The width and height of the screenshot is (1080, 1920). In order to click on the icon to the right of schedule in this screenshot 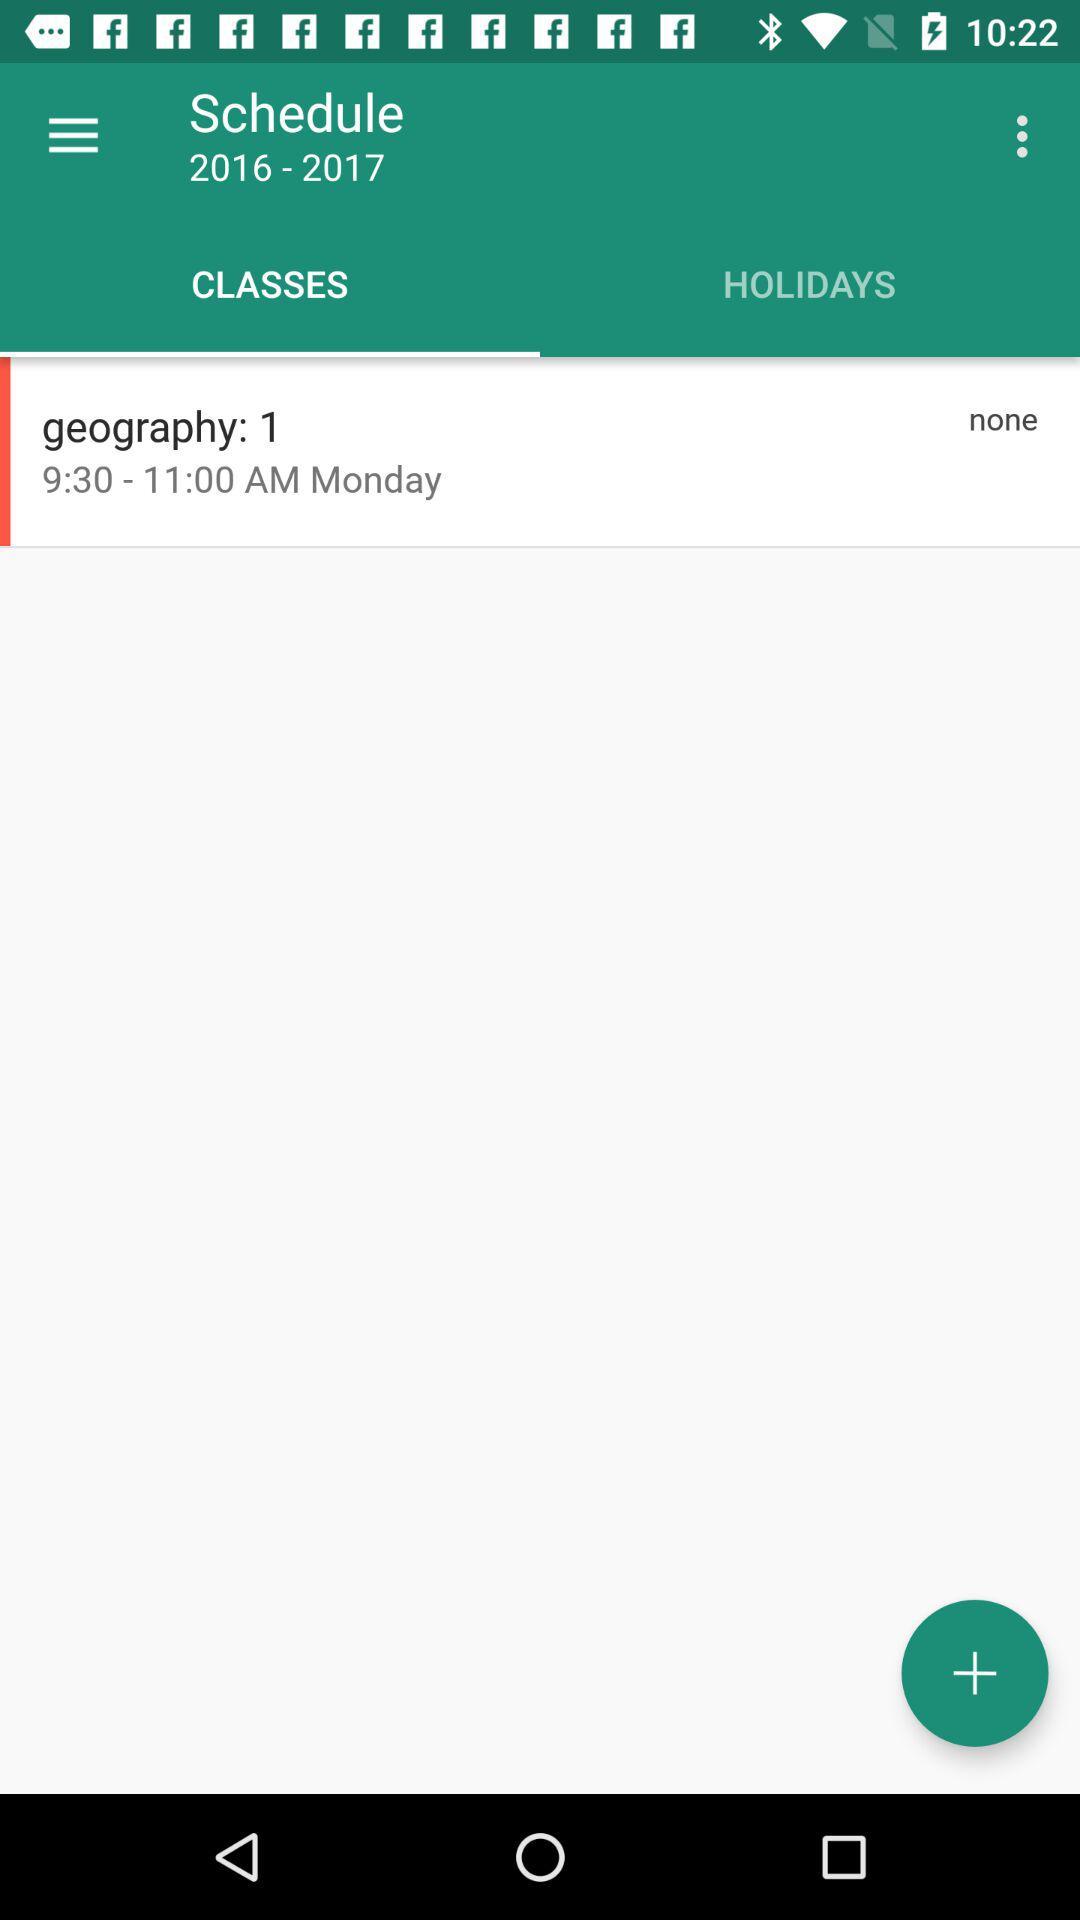, I will do `click(1027, 135)`.